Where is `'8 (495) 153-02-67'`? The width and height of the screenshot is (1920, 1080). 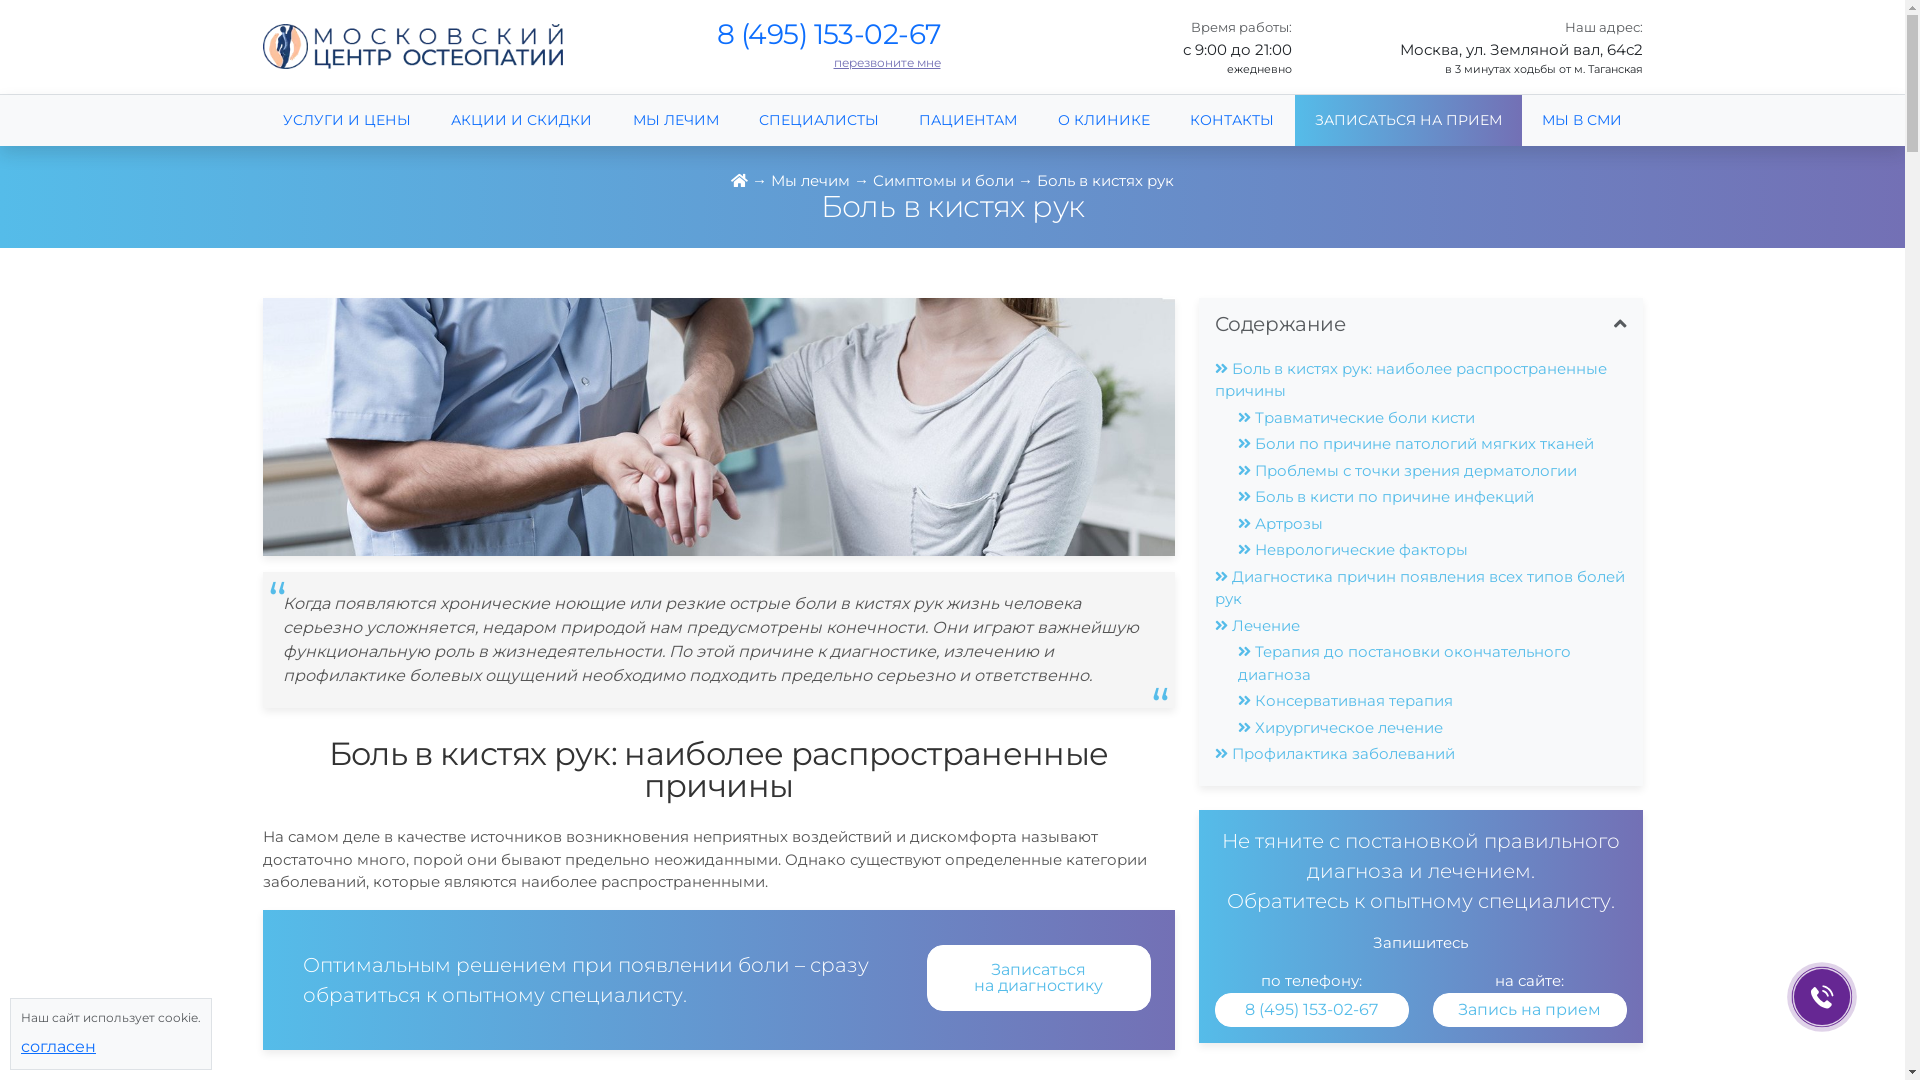 '8 (495) 153-02-67' is located at coordinates (1310, 1009).